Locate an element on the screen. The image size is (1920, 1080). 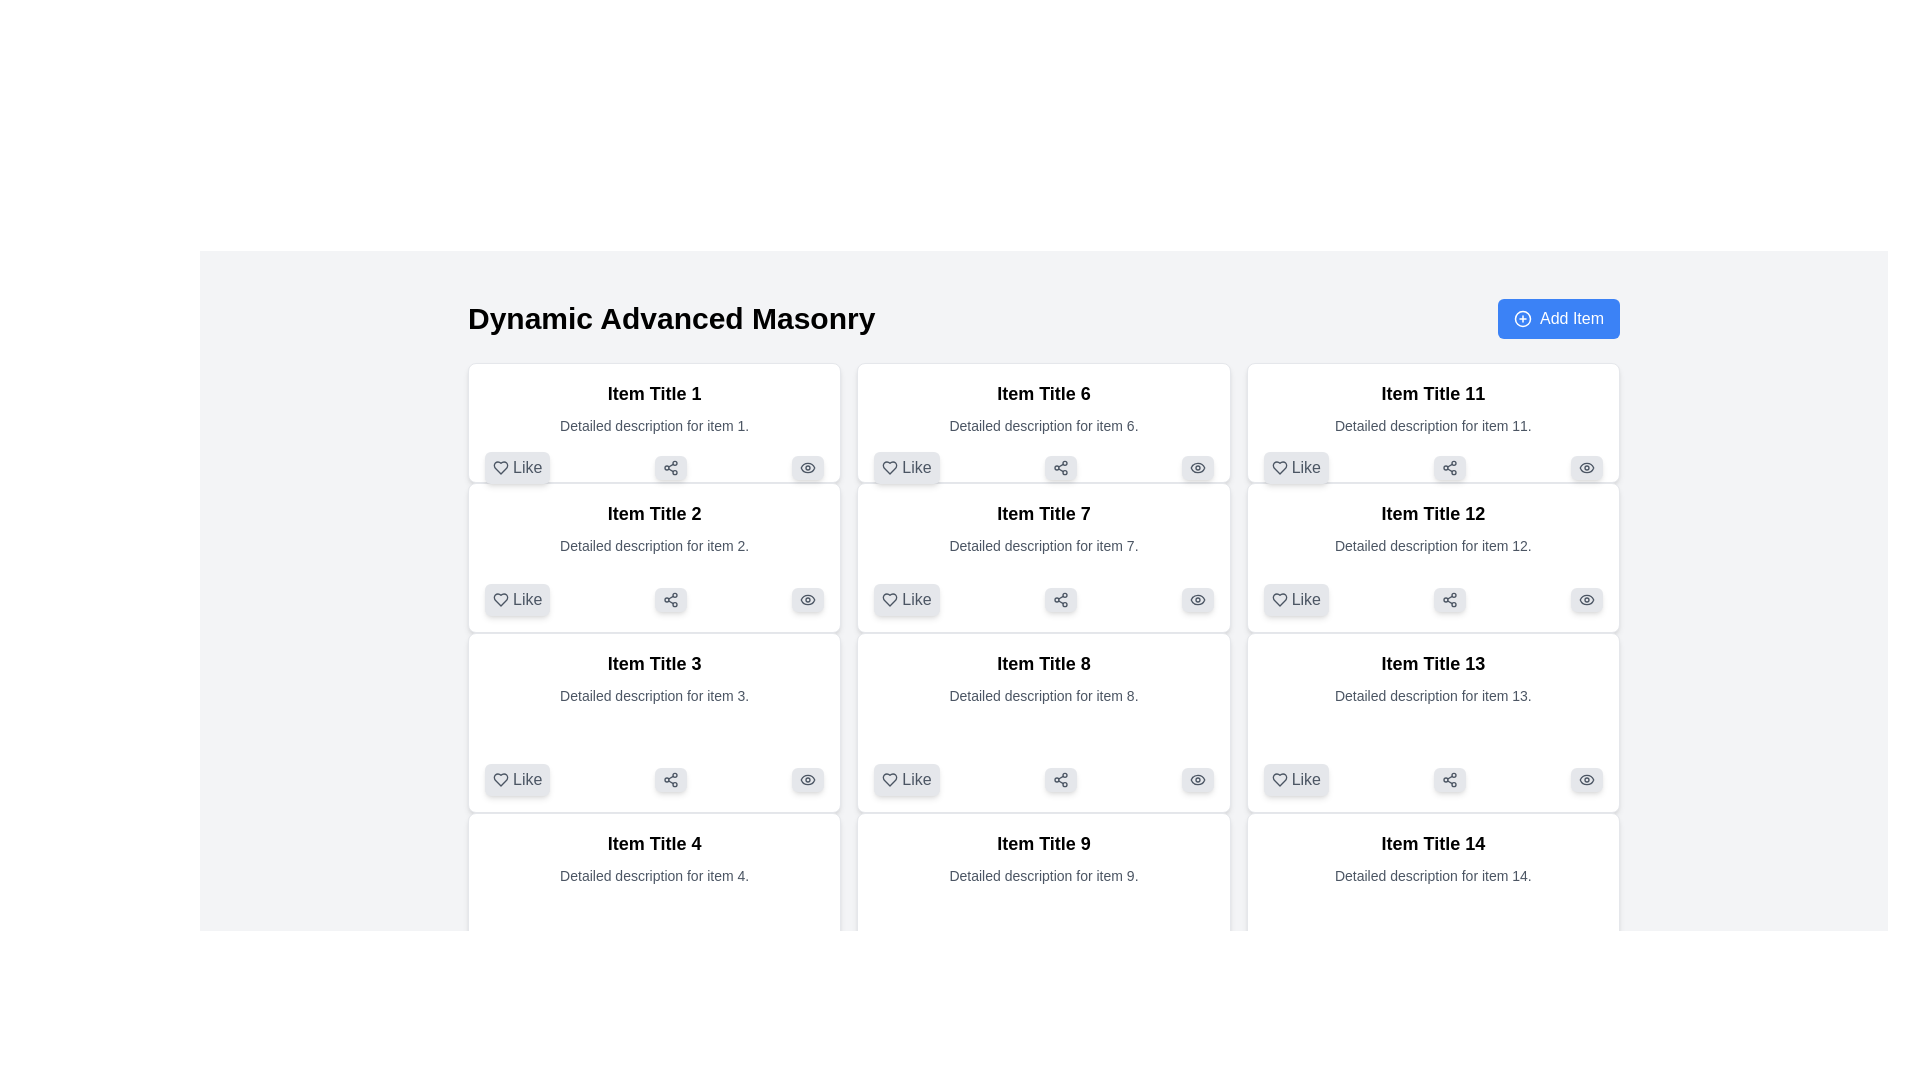
the text label that reads 'Detailed description for item 12.' which is located in the 12th cell of a masonry grid layout, positioned below the title 'Item Title 12' is located at coordinates (1432, 546).